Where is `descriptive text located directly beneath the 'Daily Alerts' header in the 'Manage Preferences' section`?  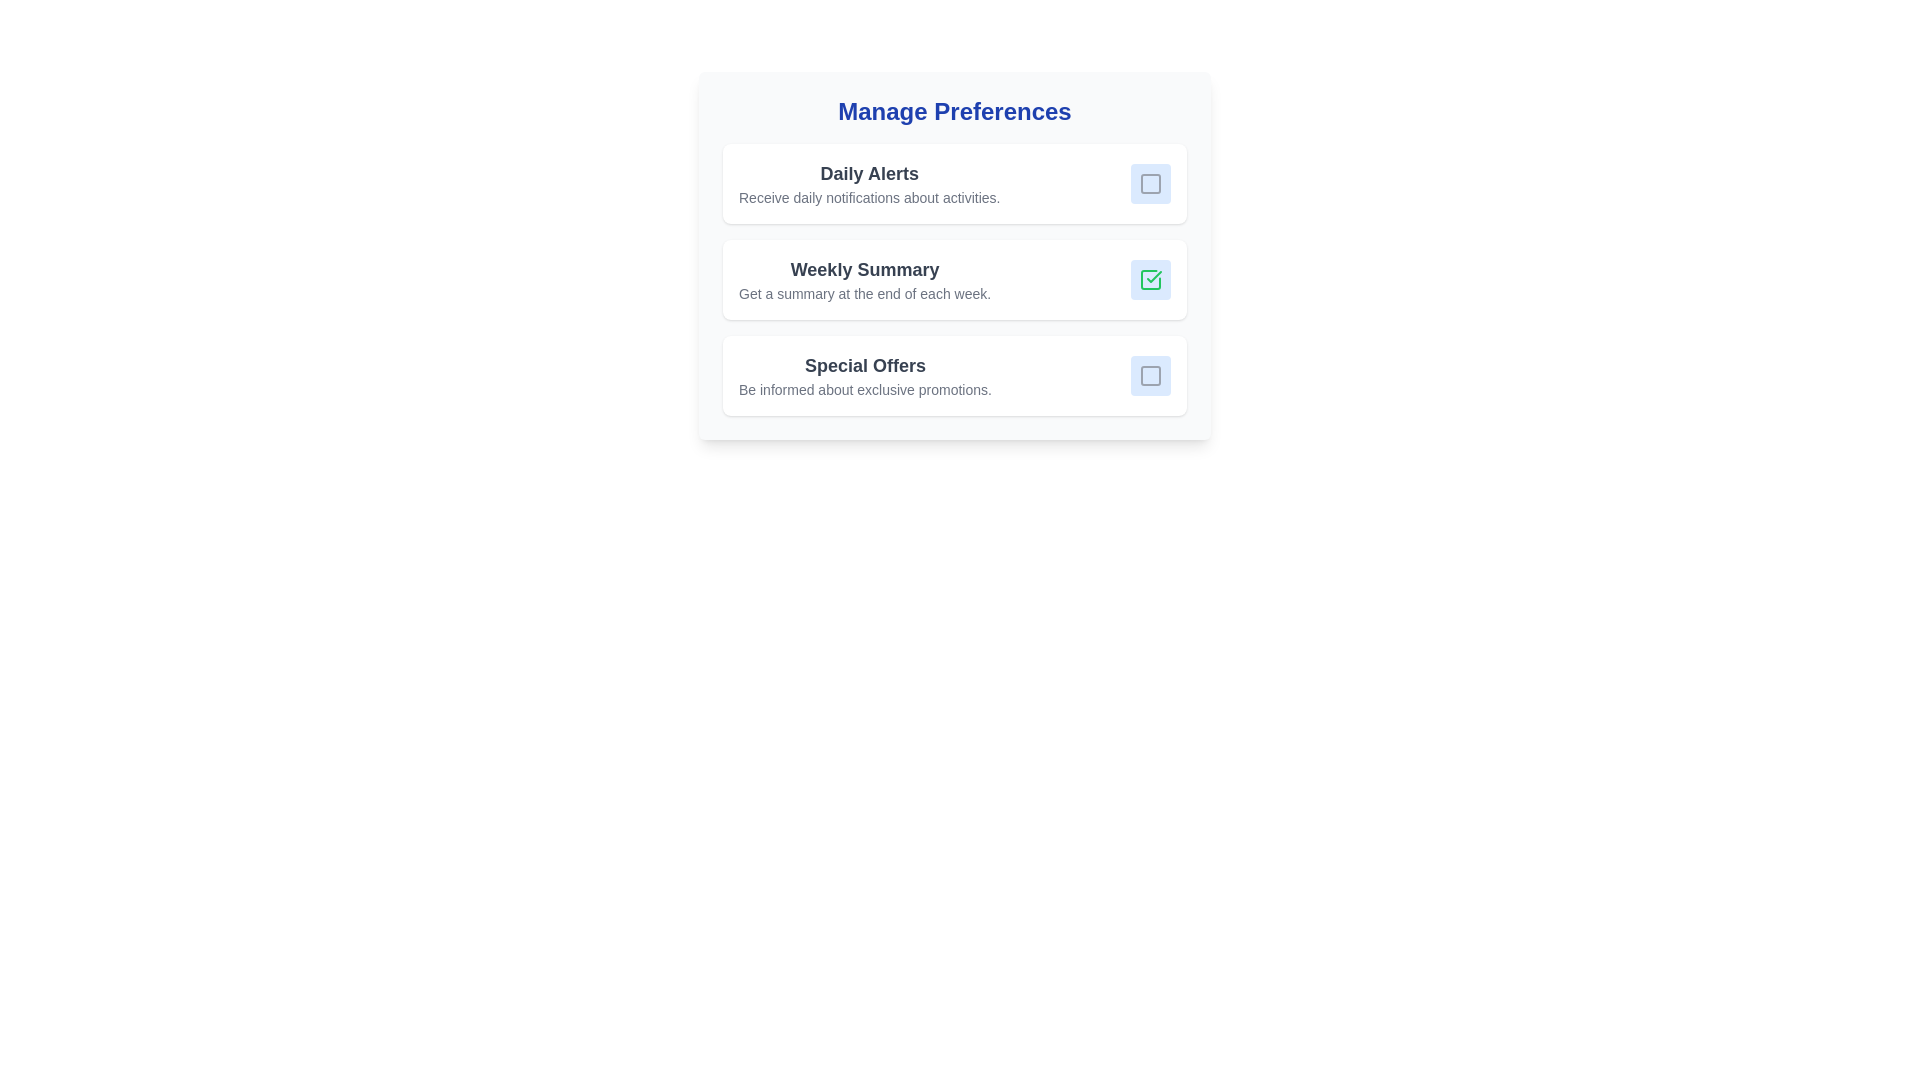
descriptive text located directly beneath the 'Daily Alerts' header in the 'Manage Preferences' section is located at coordinates (869, 197).